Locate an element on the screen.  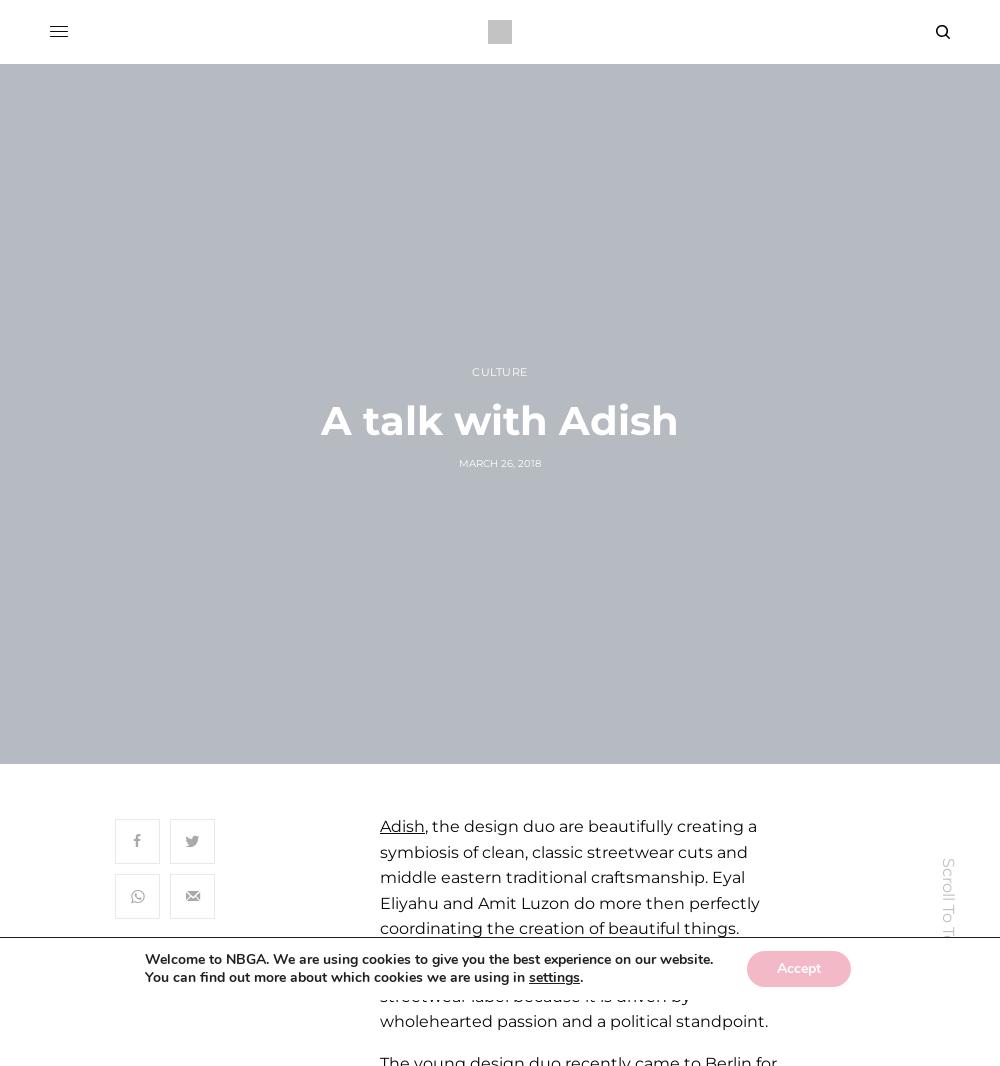
'A talk with Adish' is located at coordinates (320, 420).